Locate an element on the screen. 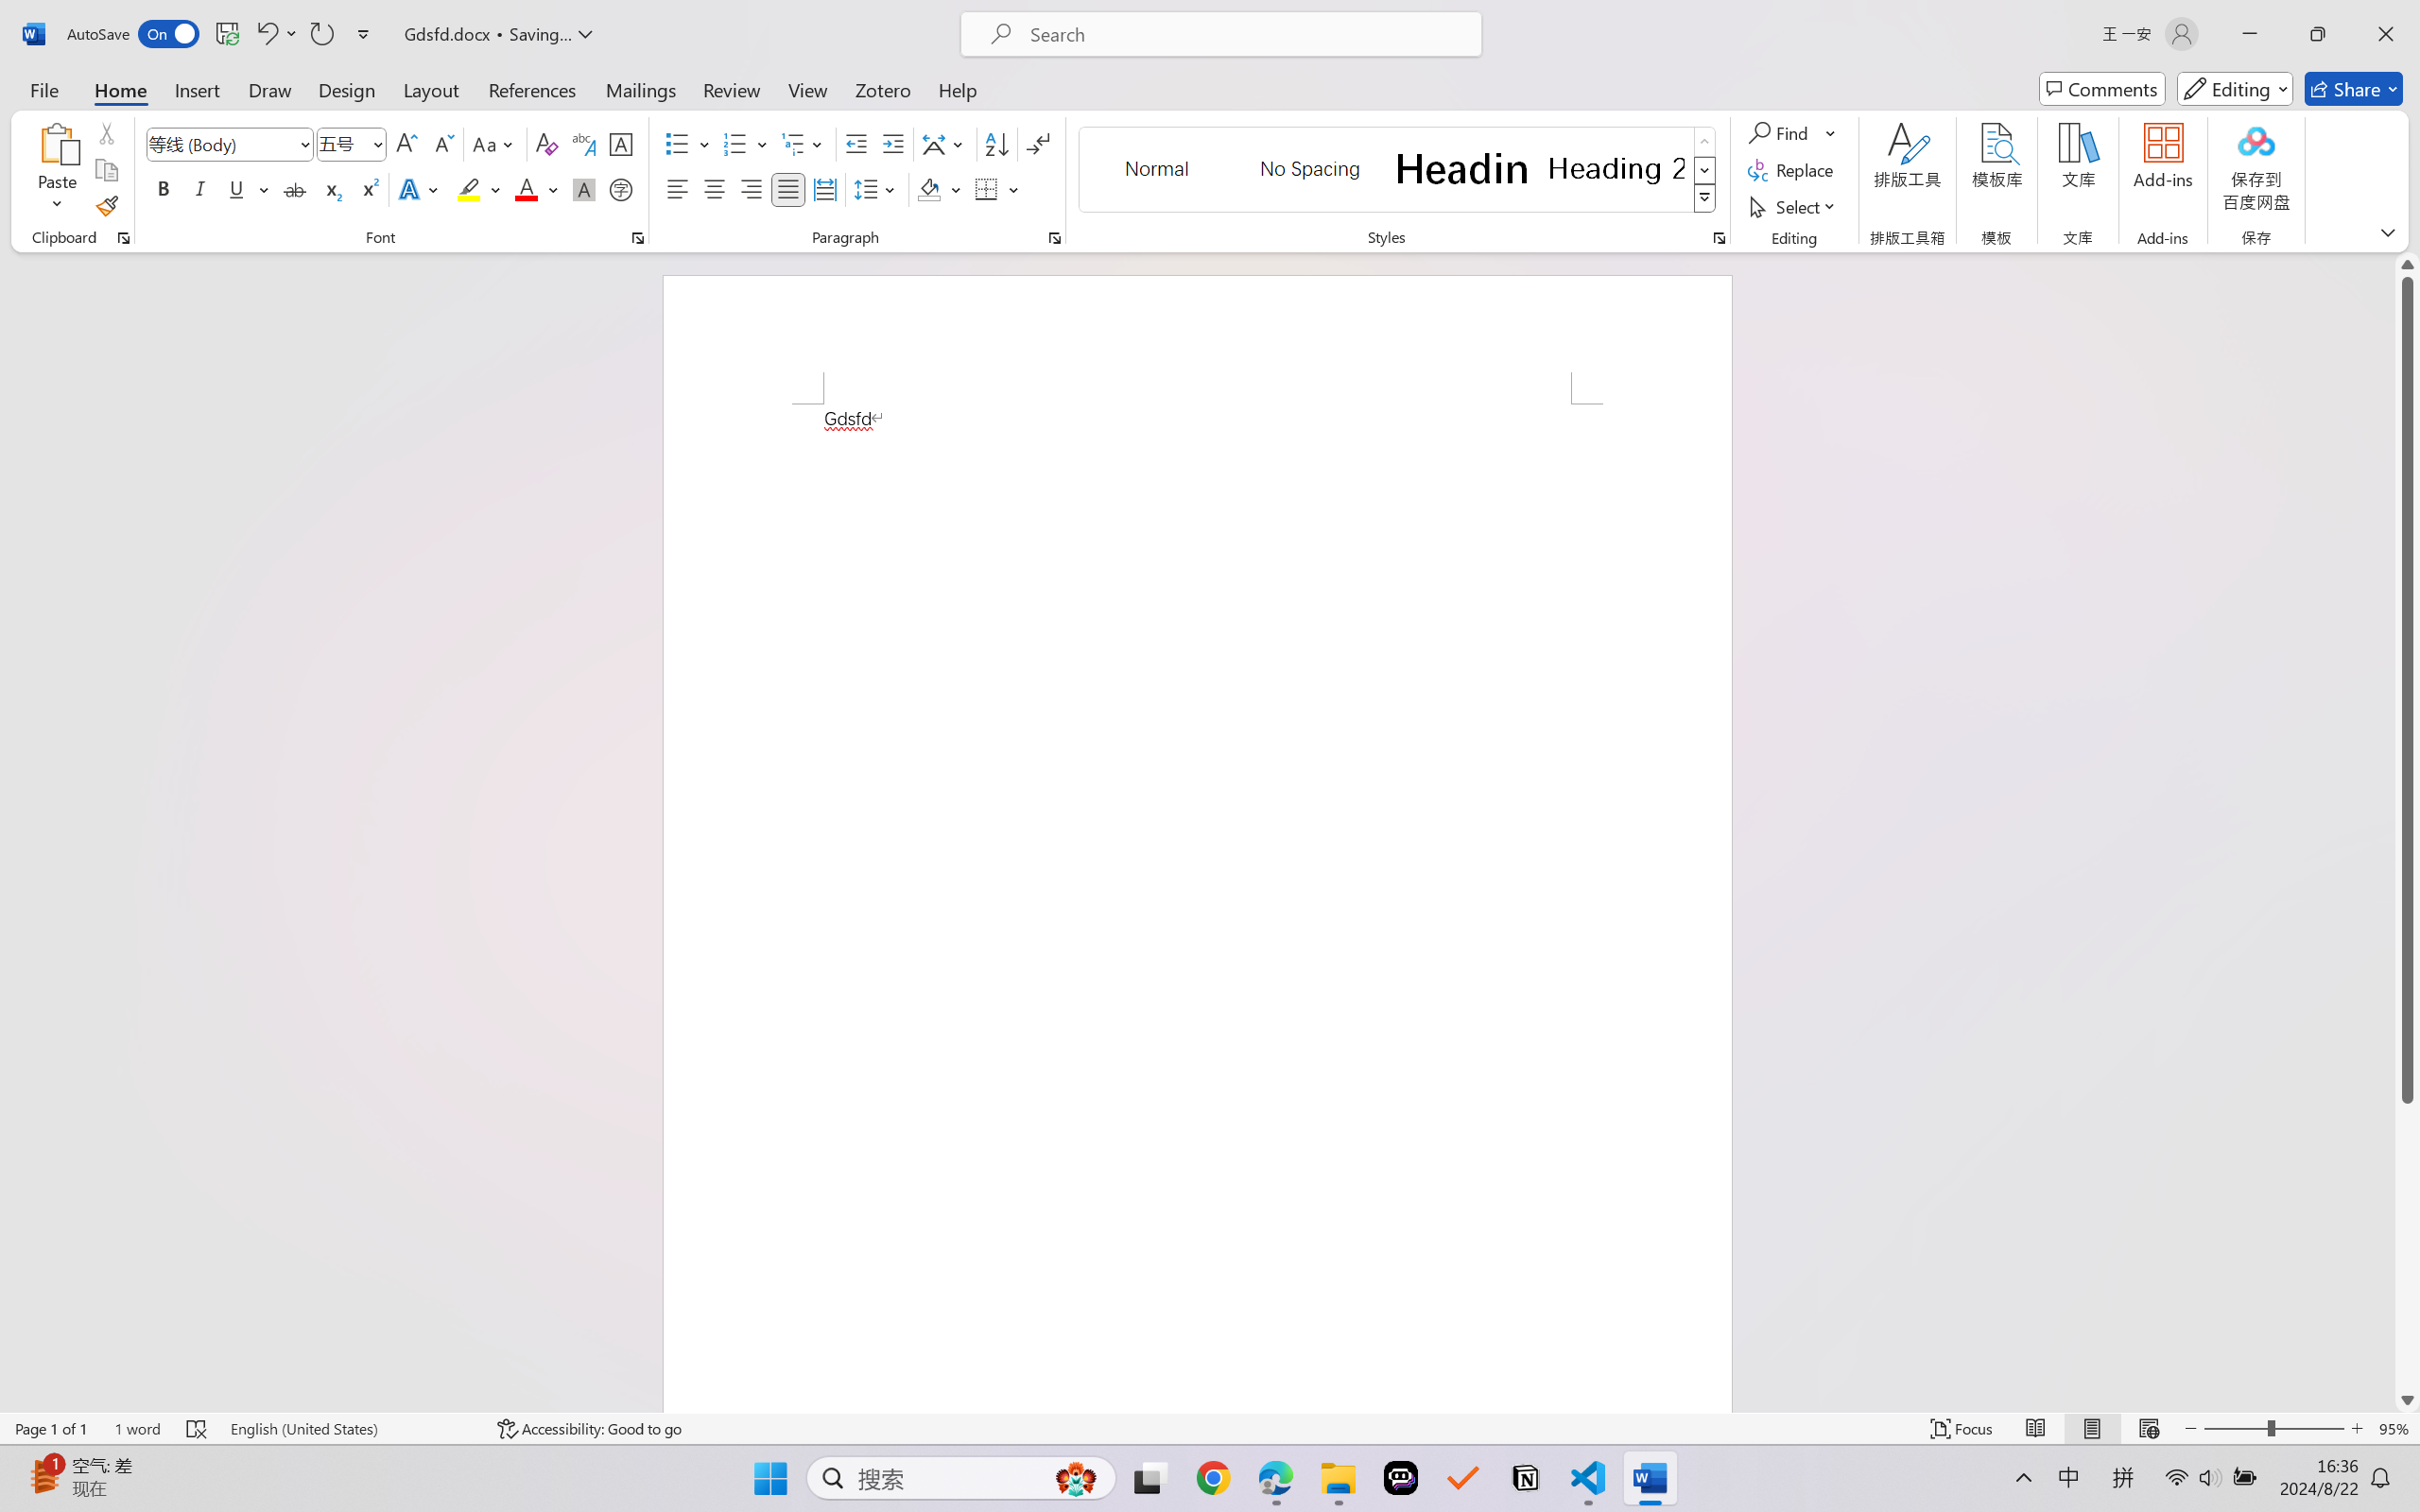  'Subscript' is located at coordinates (330, 188).